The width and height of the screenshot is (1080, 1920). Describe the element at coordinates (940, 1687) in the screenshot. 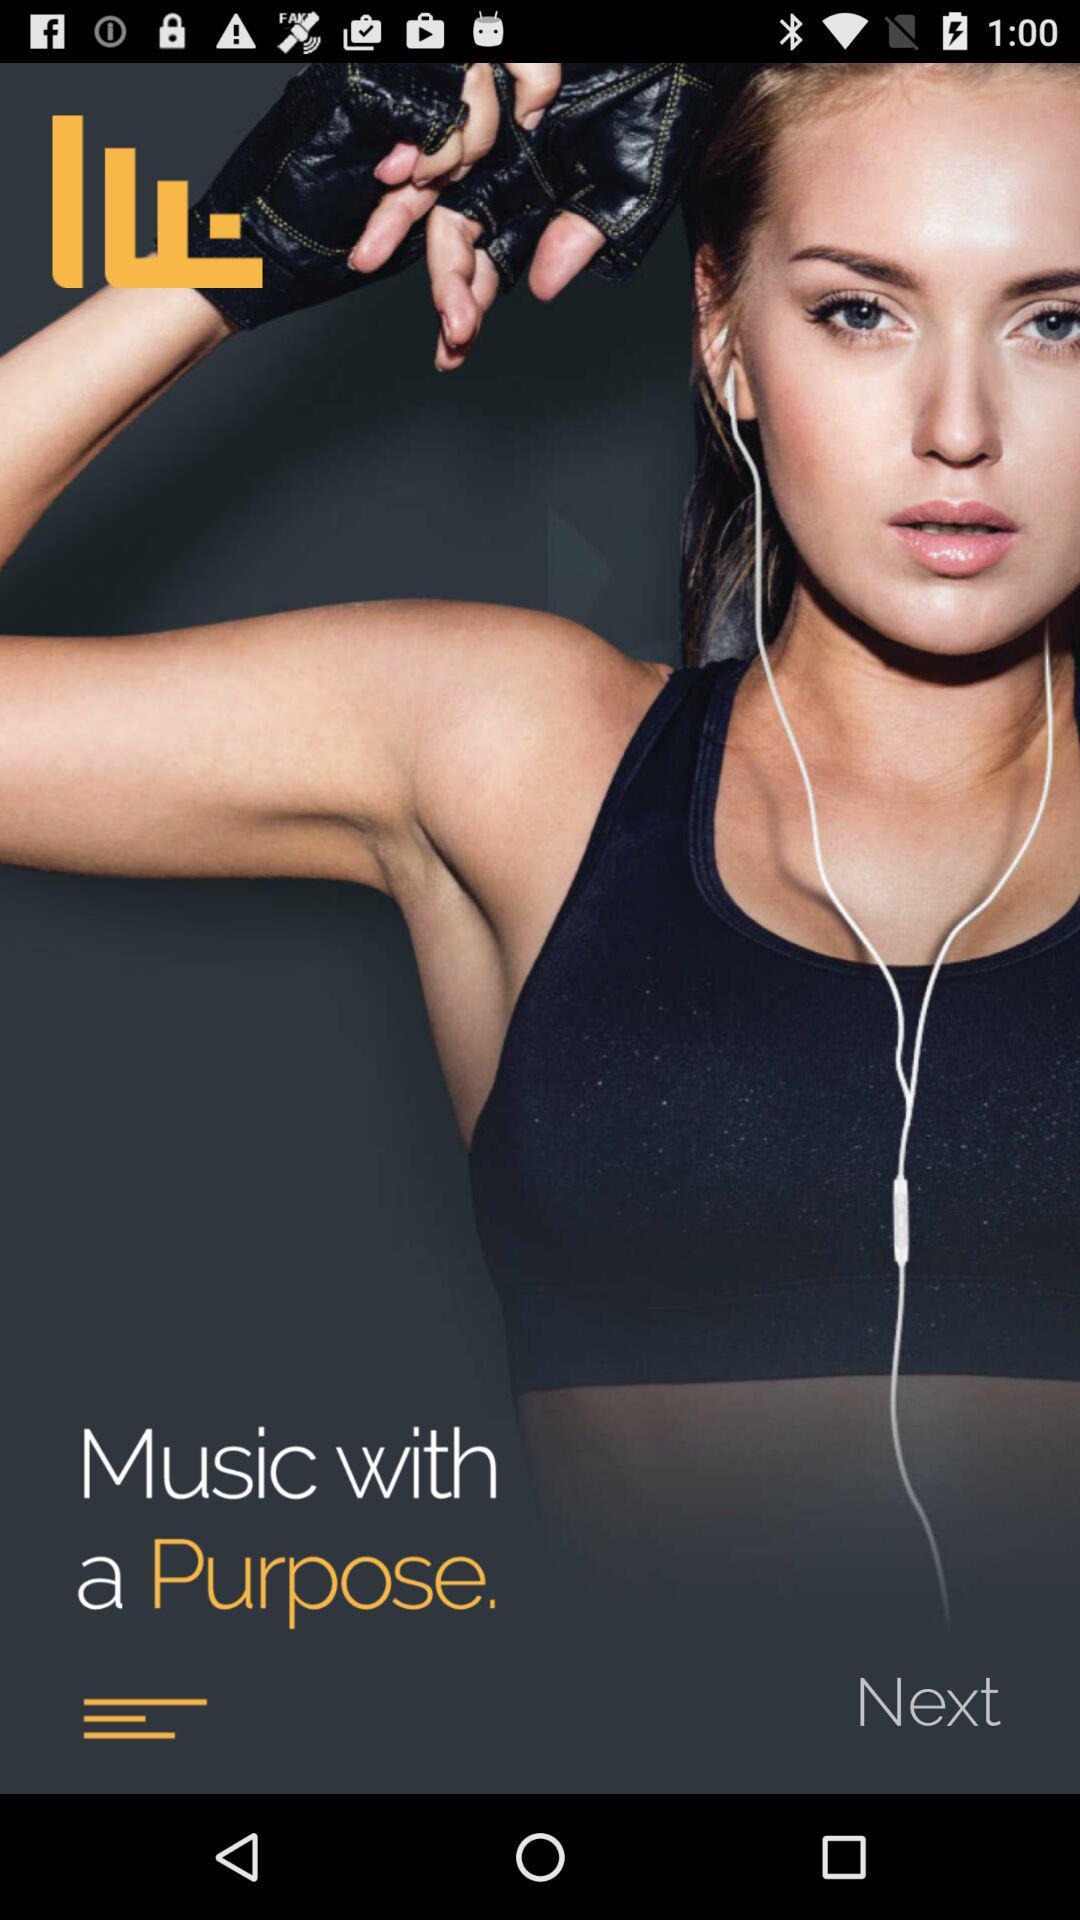

I see `next icon` at that location.